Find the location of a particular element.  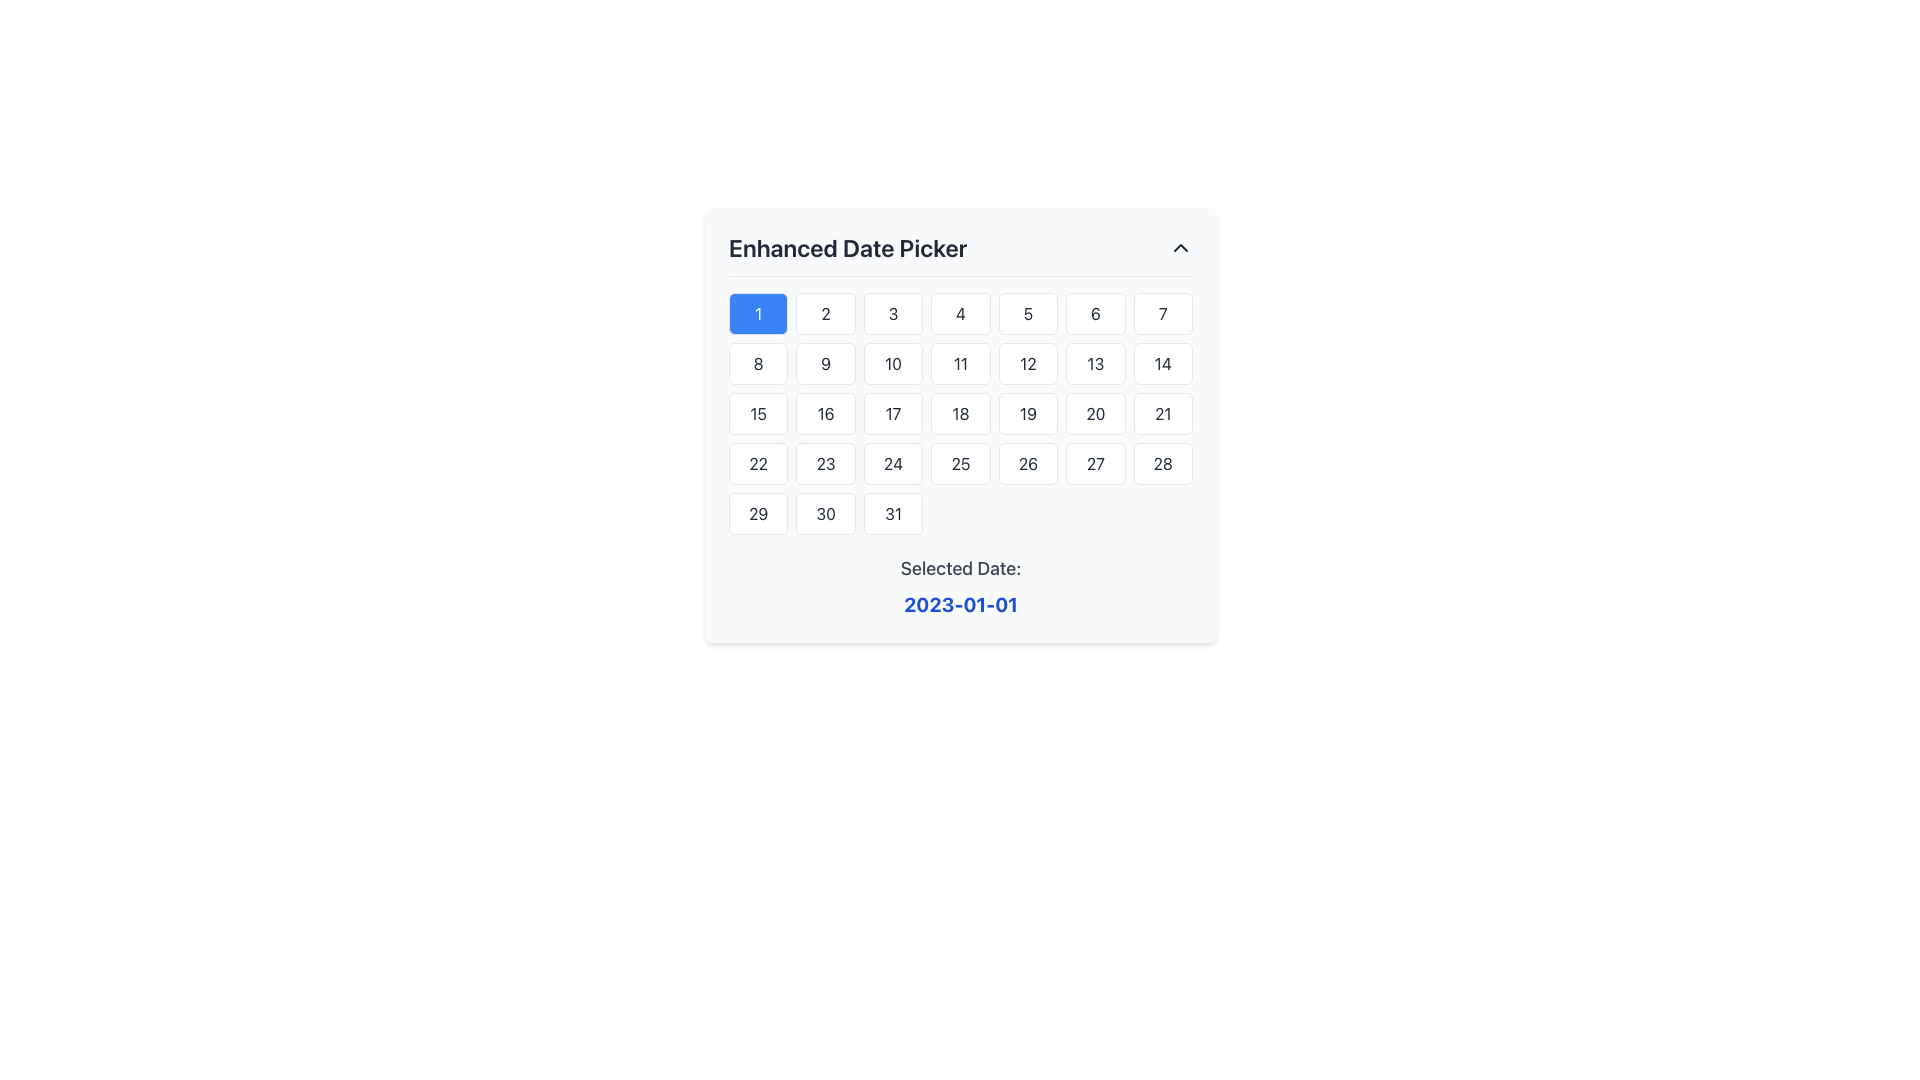

the selectable day button representing the 30th day of the current month in the Enhanced Date Picker interface is located at coordinates (826, 512).